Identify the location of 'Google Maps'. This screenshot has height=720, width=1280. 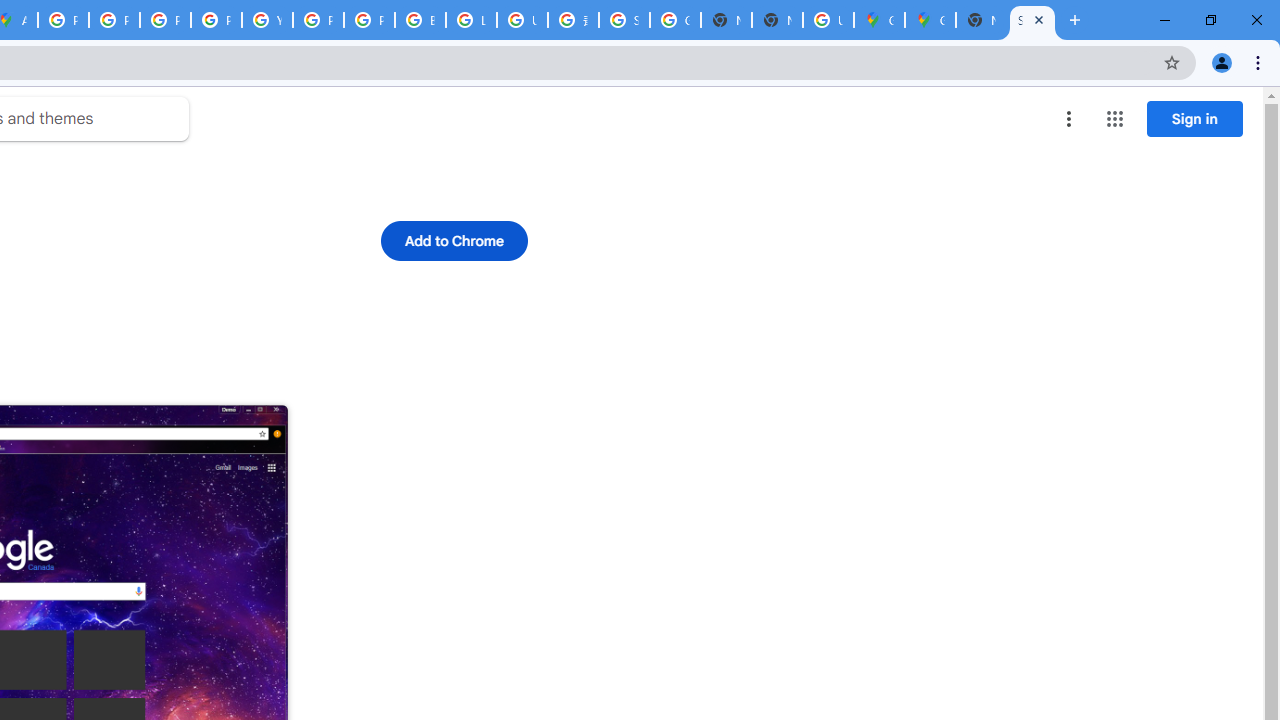
(929, 20).